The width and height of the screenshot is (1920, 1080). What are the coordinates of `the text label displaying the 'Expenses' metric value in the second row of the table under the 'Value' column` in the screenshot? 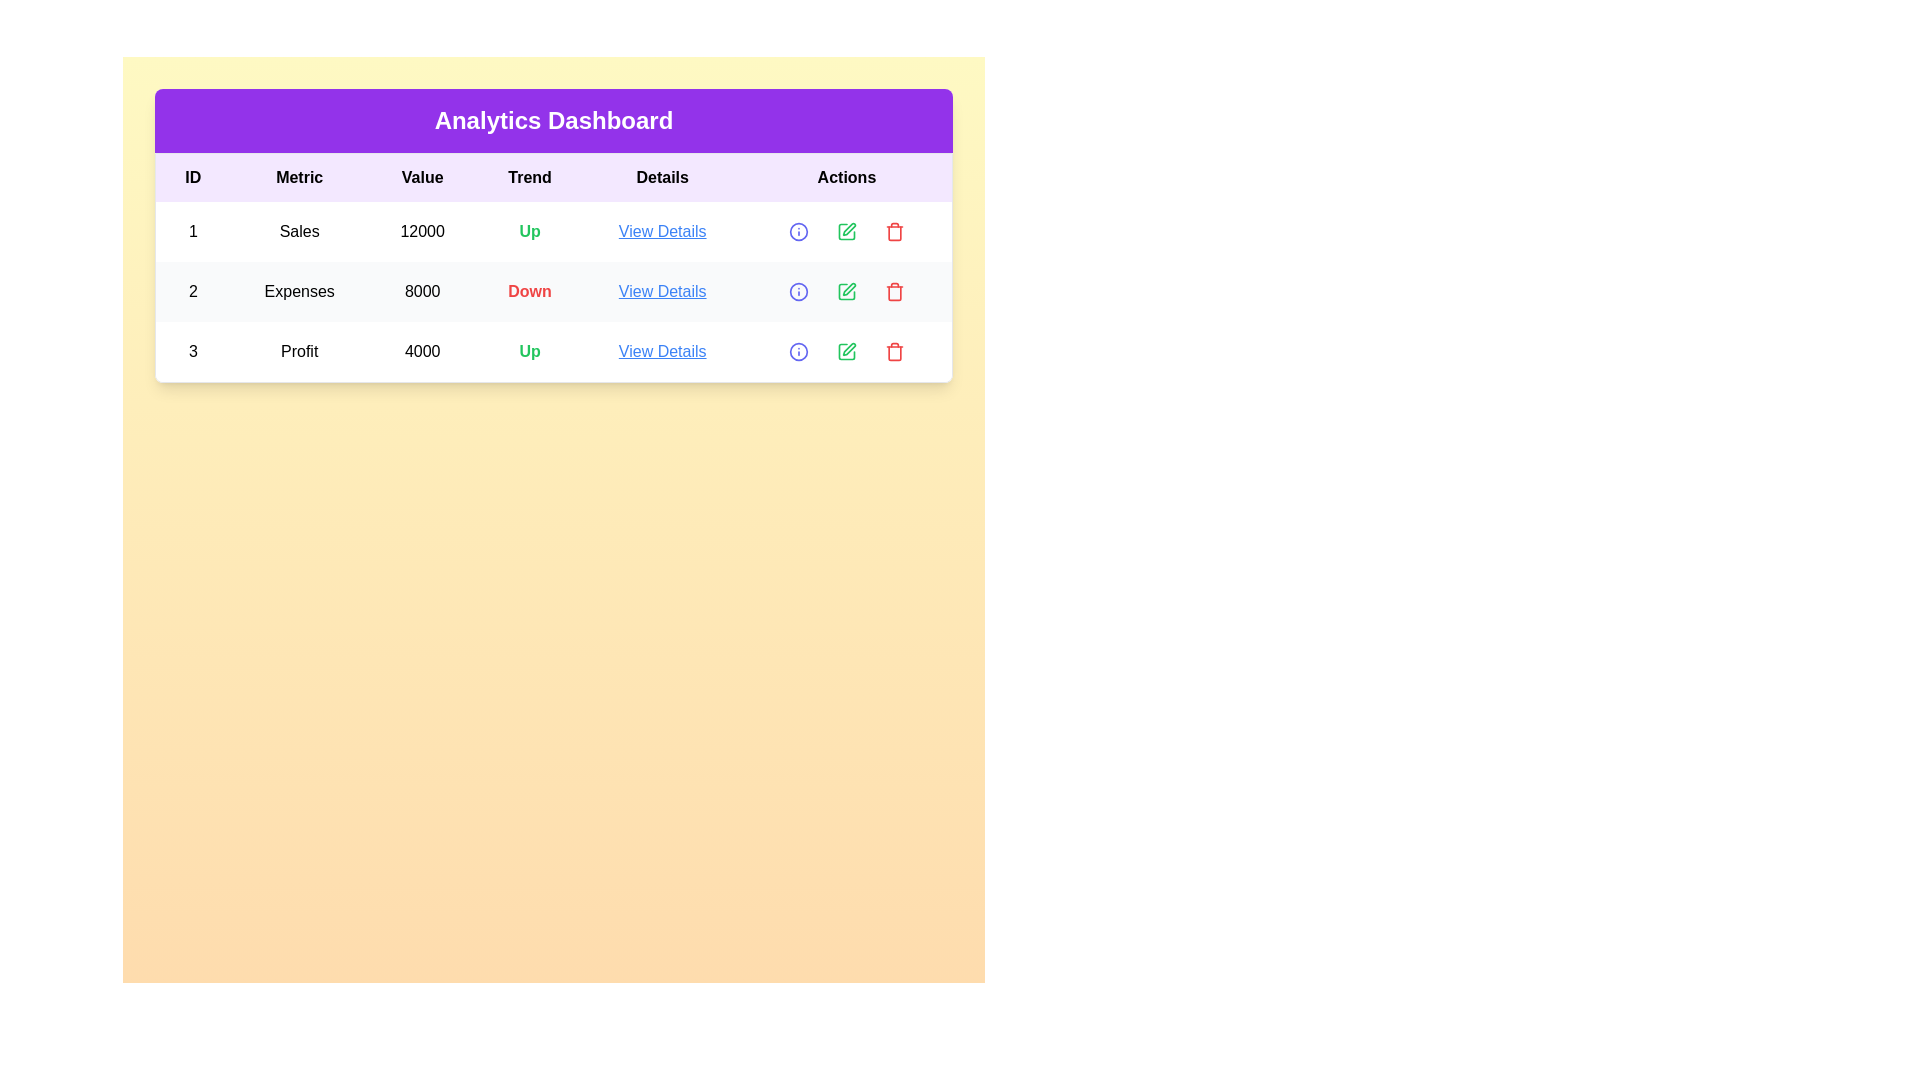 It's located at (421, 292).